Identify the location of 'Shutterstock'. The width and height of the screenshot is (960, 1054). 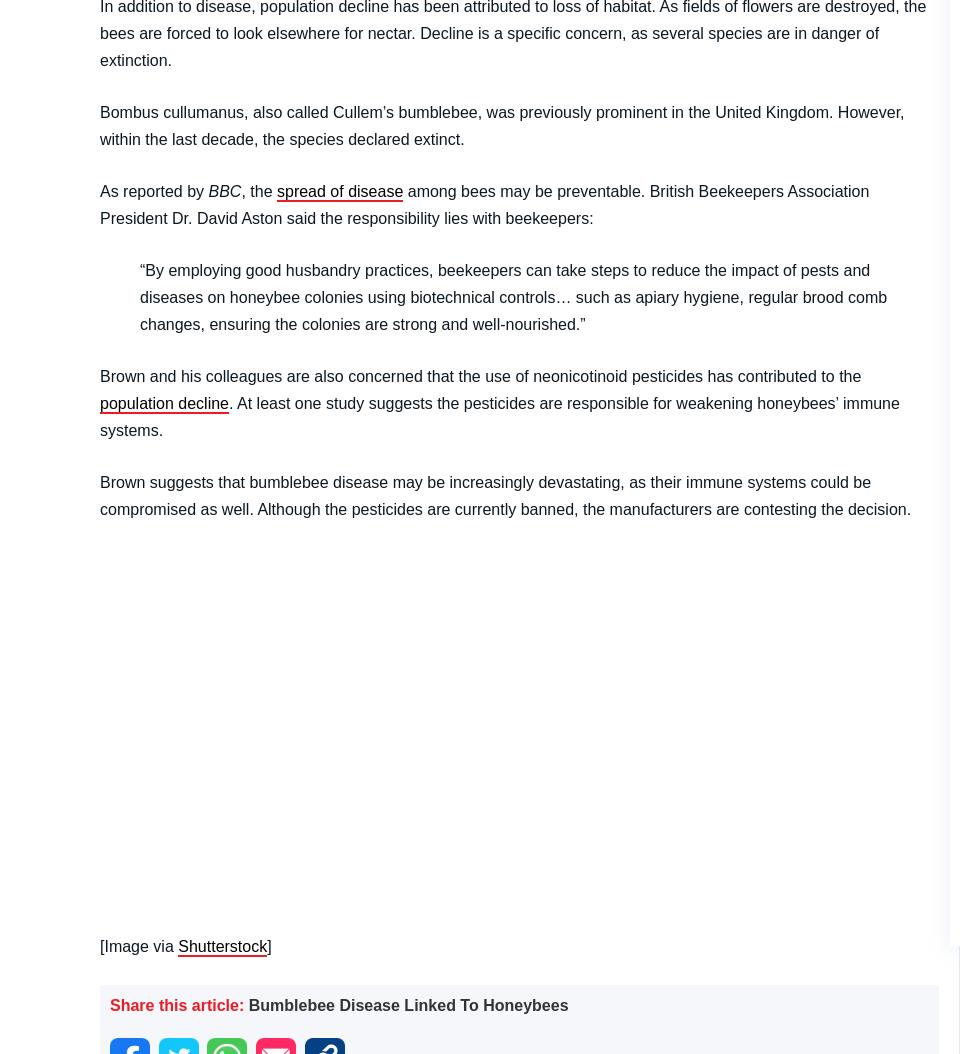
(222, 944).